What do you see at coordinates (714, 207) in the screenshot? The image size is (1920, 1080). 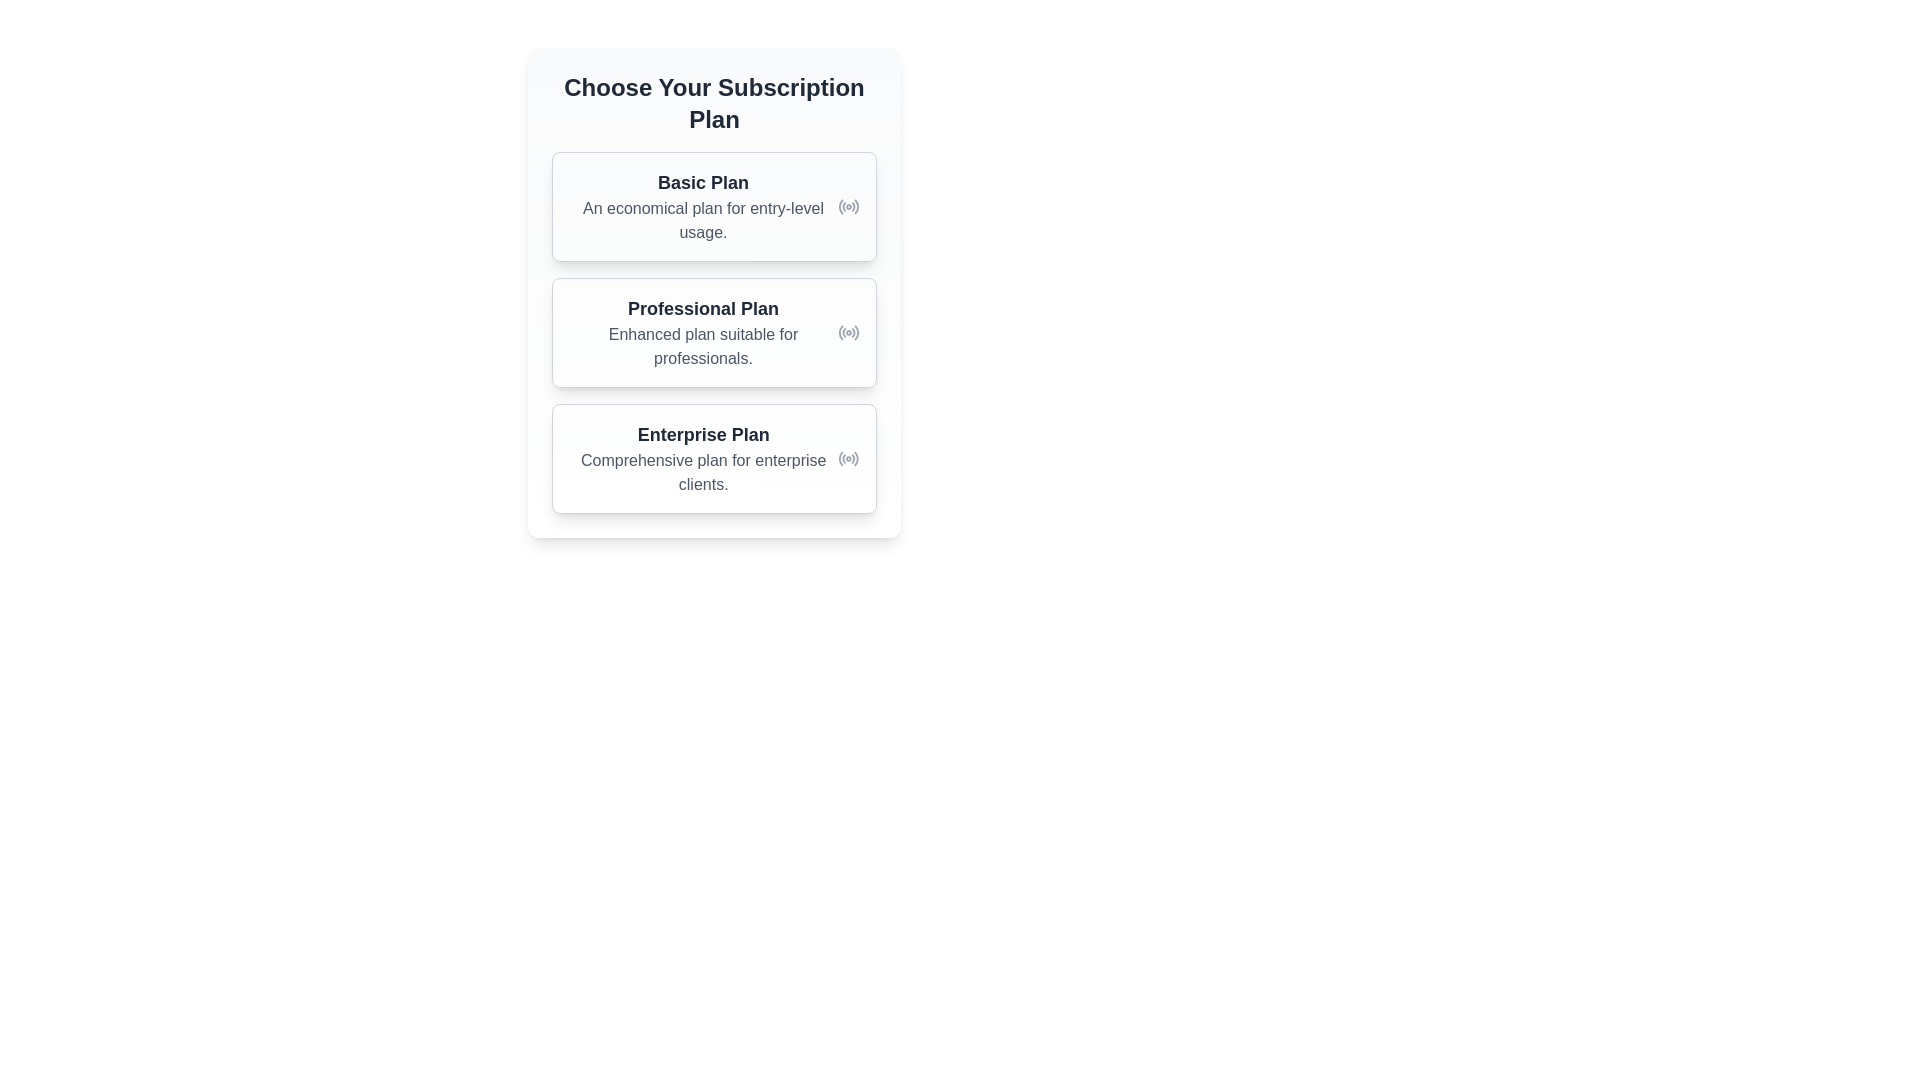 I see `the 'Basic Plan' card element, which features a white background, rounded corners, and contains the text 'Basic Plan' in bold, positioned at the top of the subscription options stack` at bounding box center [714, 207].